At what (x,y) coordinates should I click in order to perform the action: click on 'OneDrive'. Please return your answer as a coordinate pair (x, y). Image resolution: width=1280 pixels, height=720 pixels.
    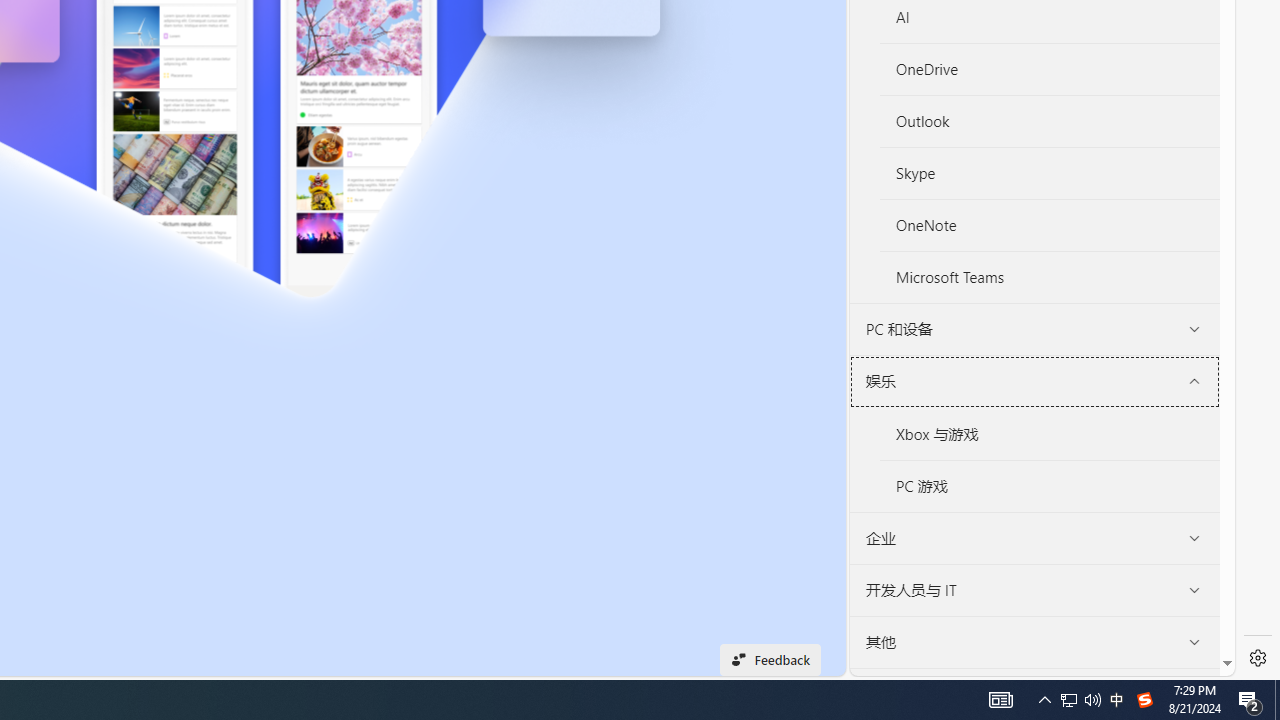
    Looking at the image, I should click on (1048, 68).